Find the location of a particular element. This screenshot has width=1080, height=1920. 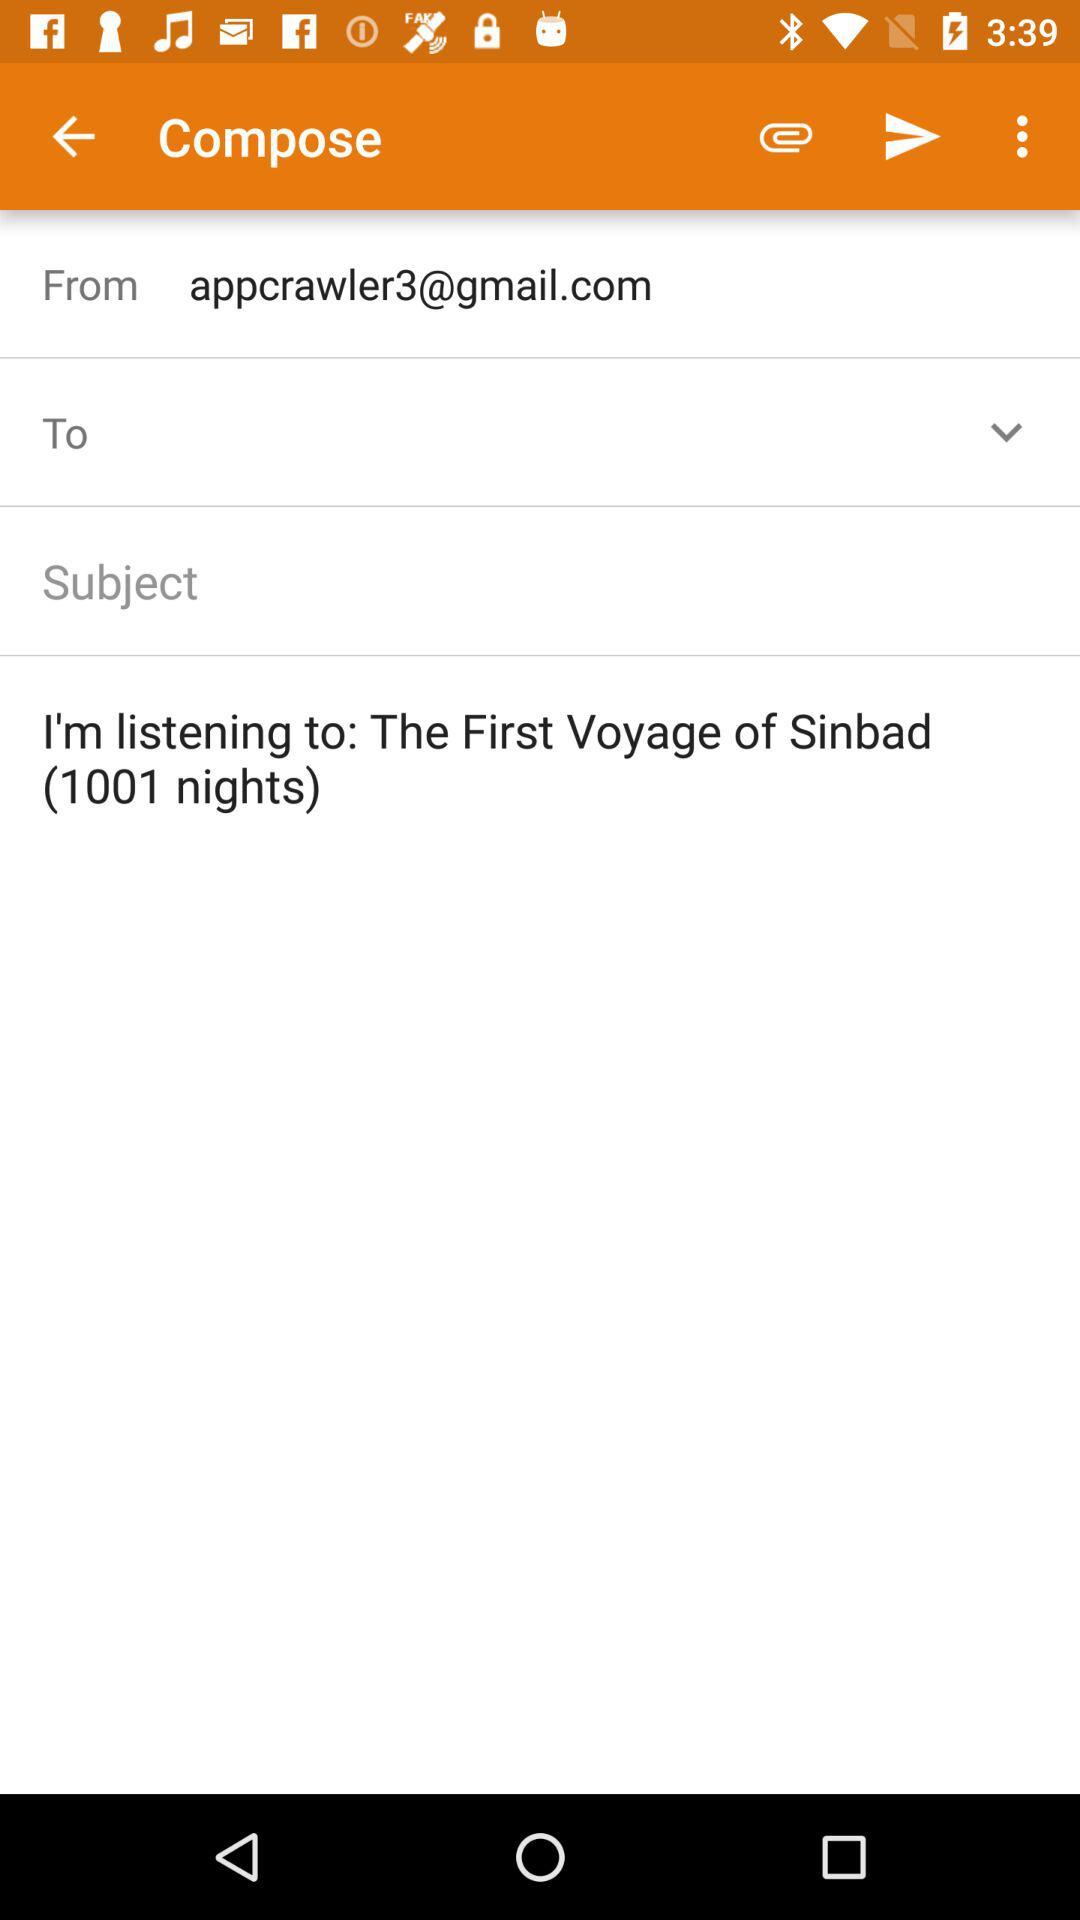

item below i m listening icon is located at coordinates (540, 1326).